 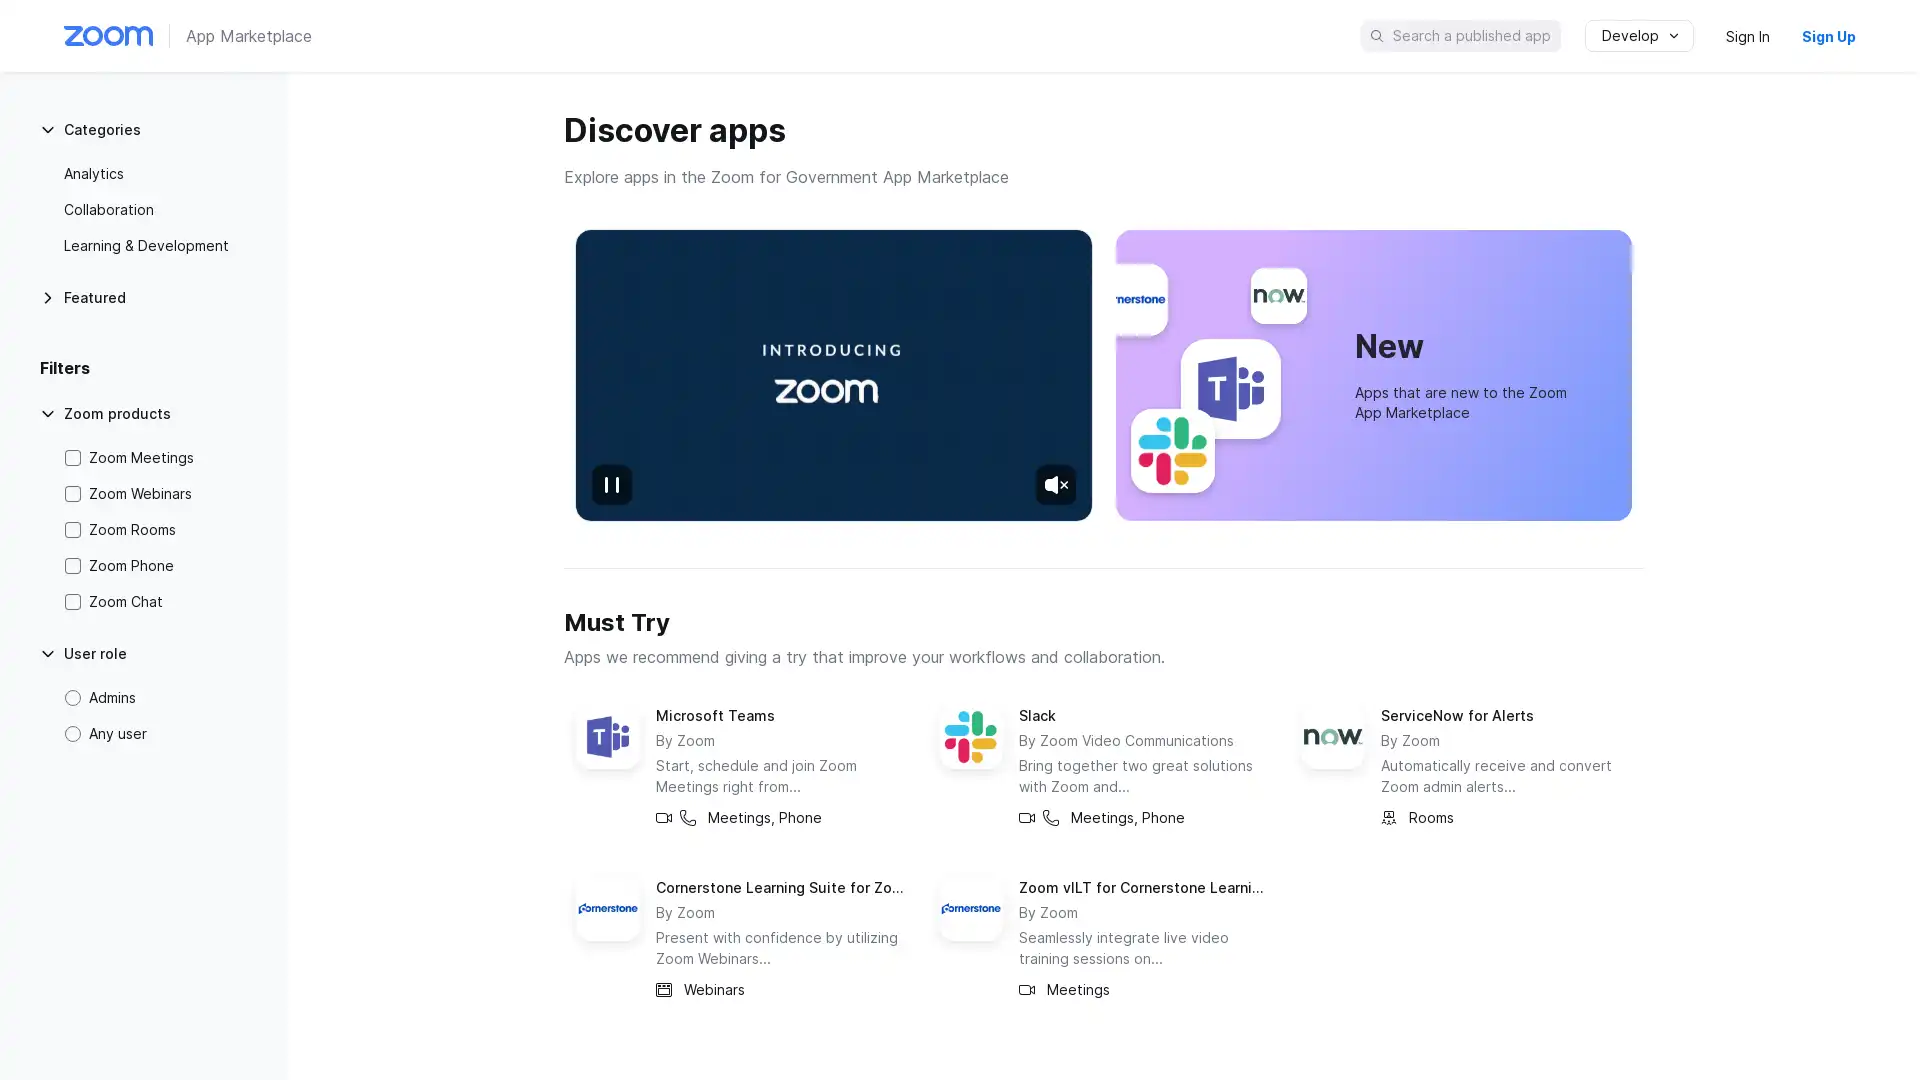 I want to click on Zoom products, so click(x=143, y=412).